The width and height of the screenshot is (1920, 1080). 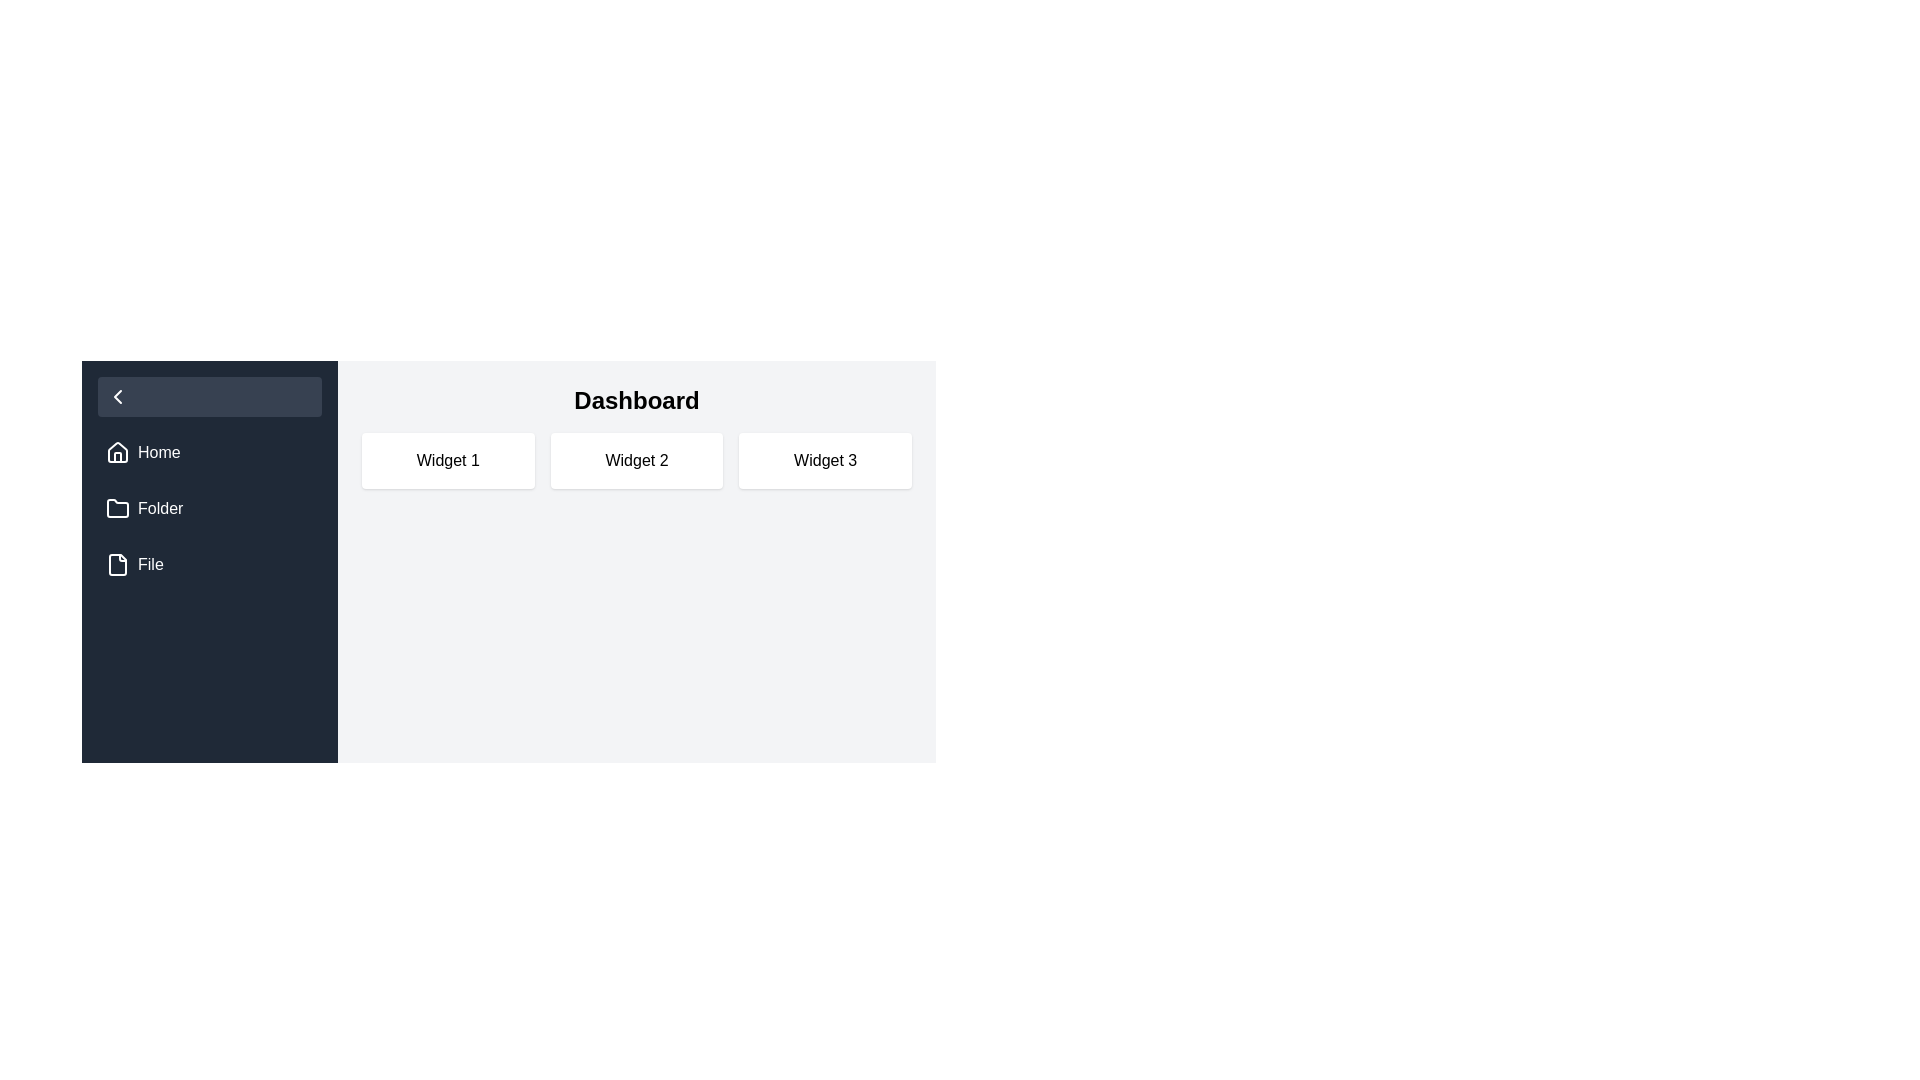 I want to click on the Card or module display box representing 'Widget 2', which is the second element in a row of three, positioned below the 'Dashboard' heading, so click(x=636, y=461).